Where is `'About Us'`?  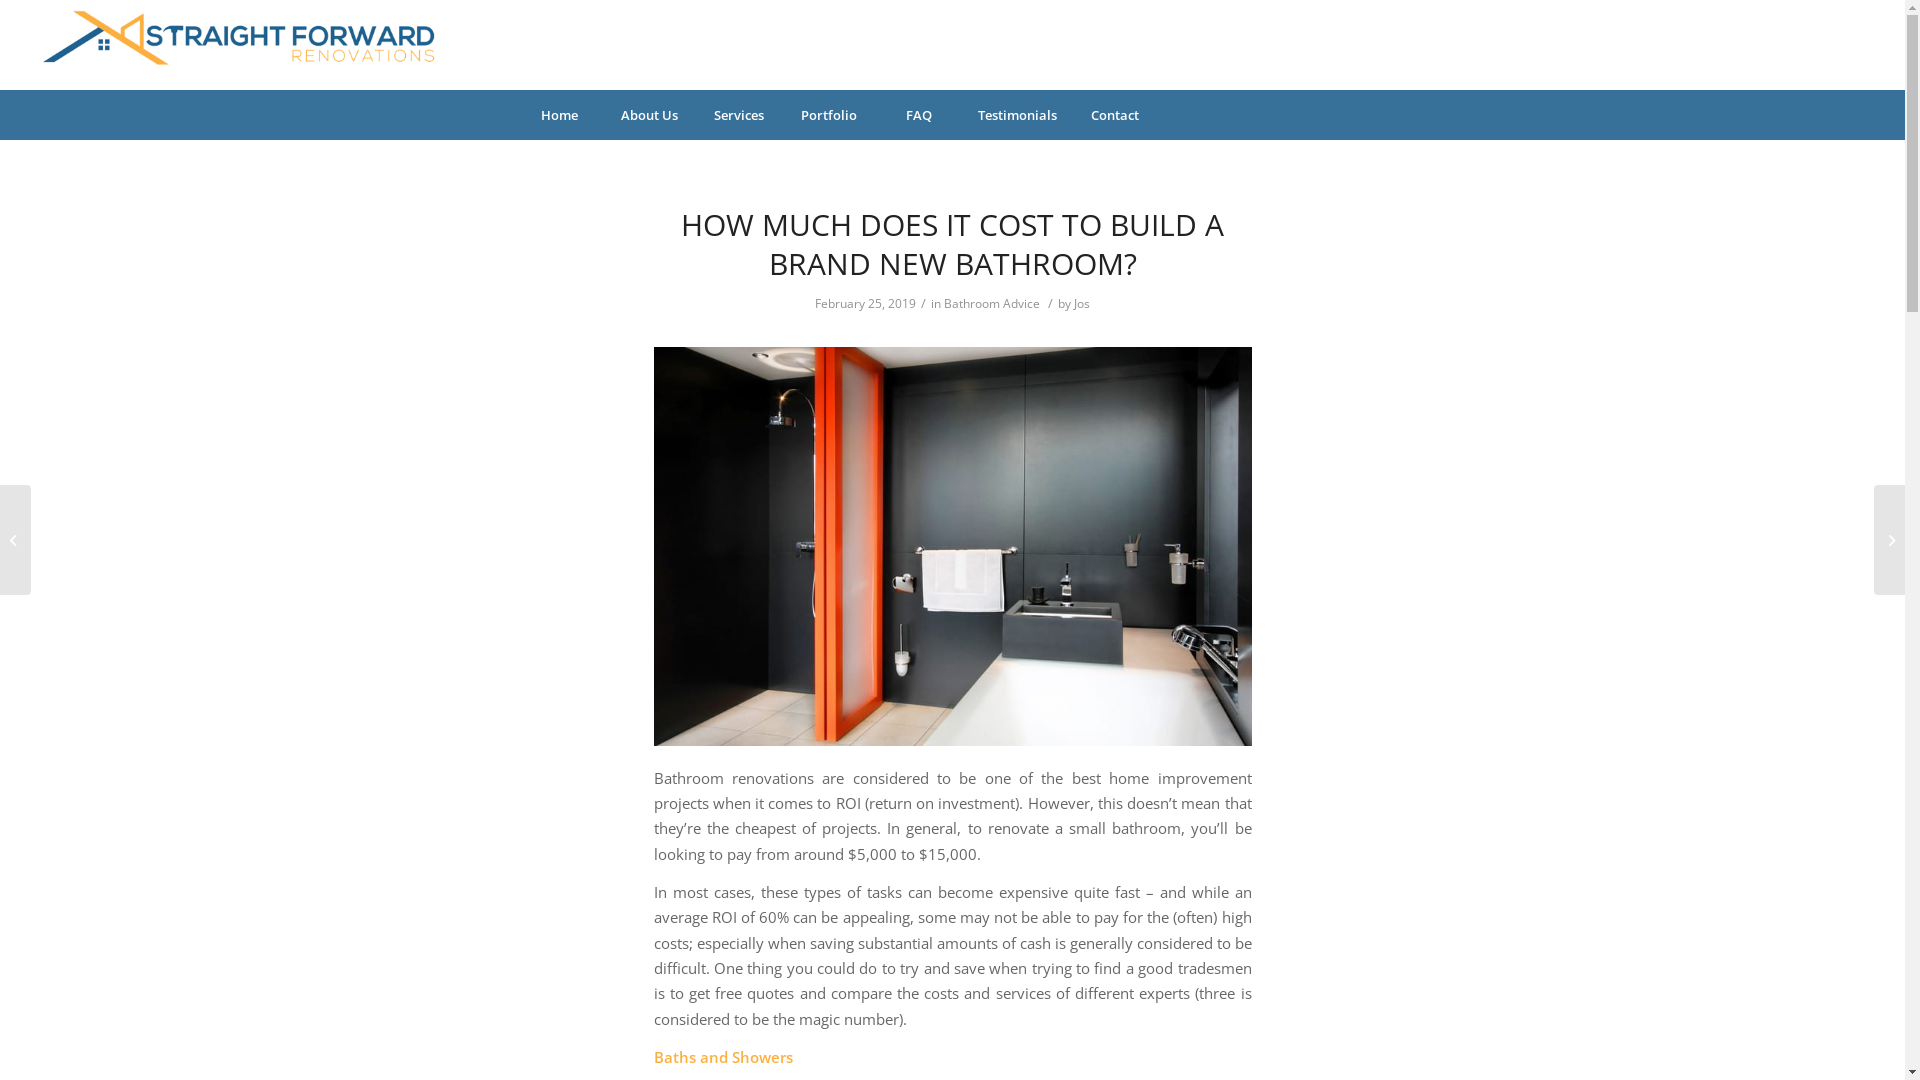
'About Us' is located at coordinates (648, 115).